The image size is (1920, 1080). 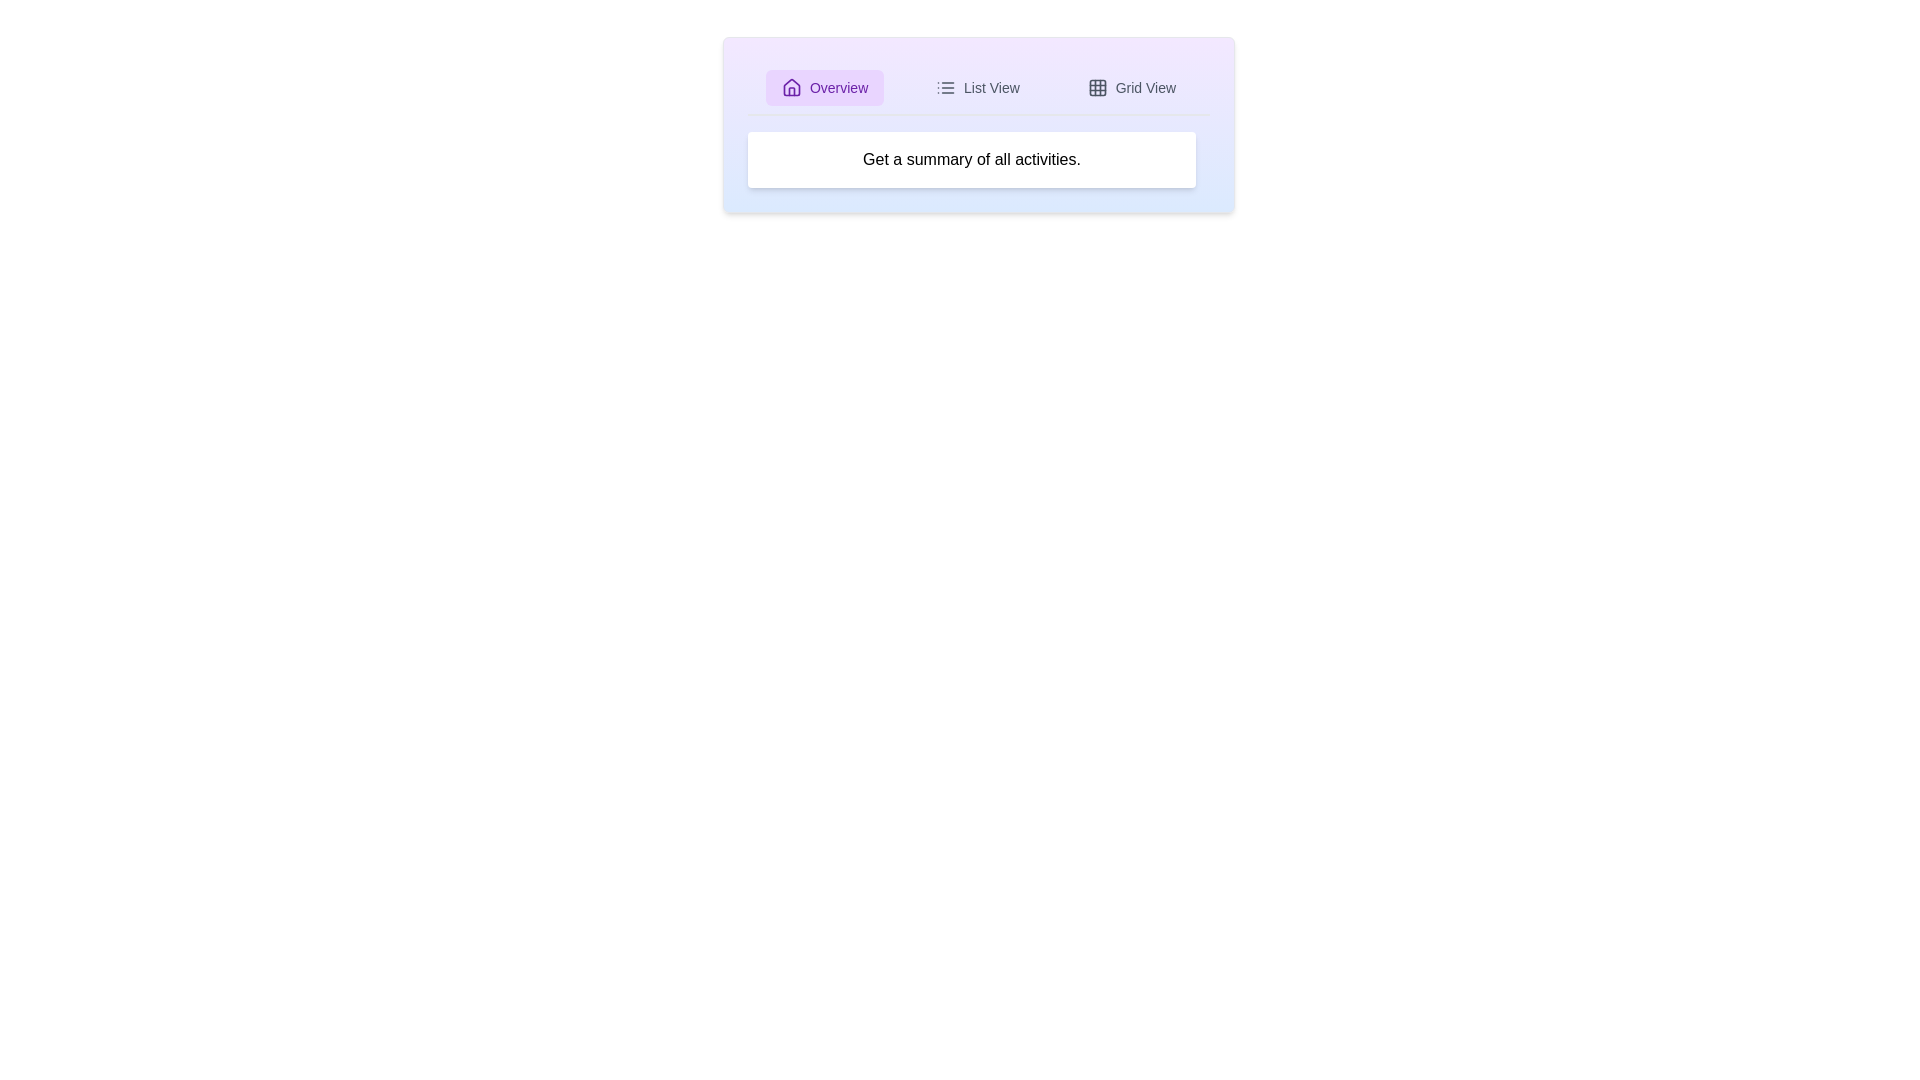 I want to click on the active tab, which is the 'Overview' tab, so click(x=825, y=87).